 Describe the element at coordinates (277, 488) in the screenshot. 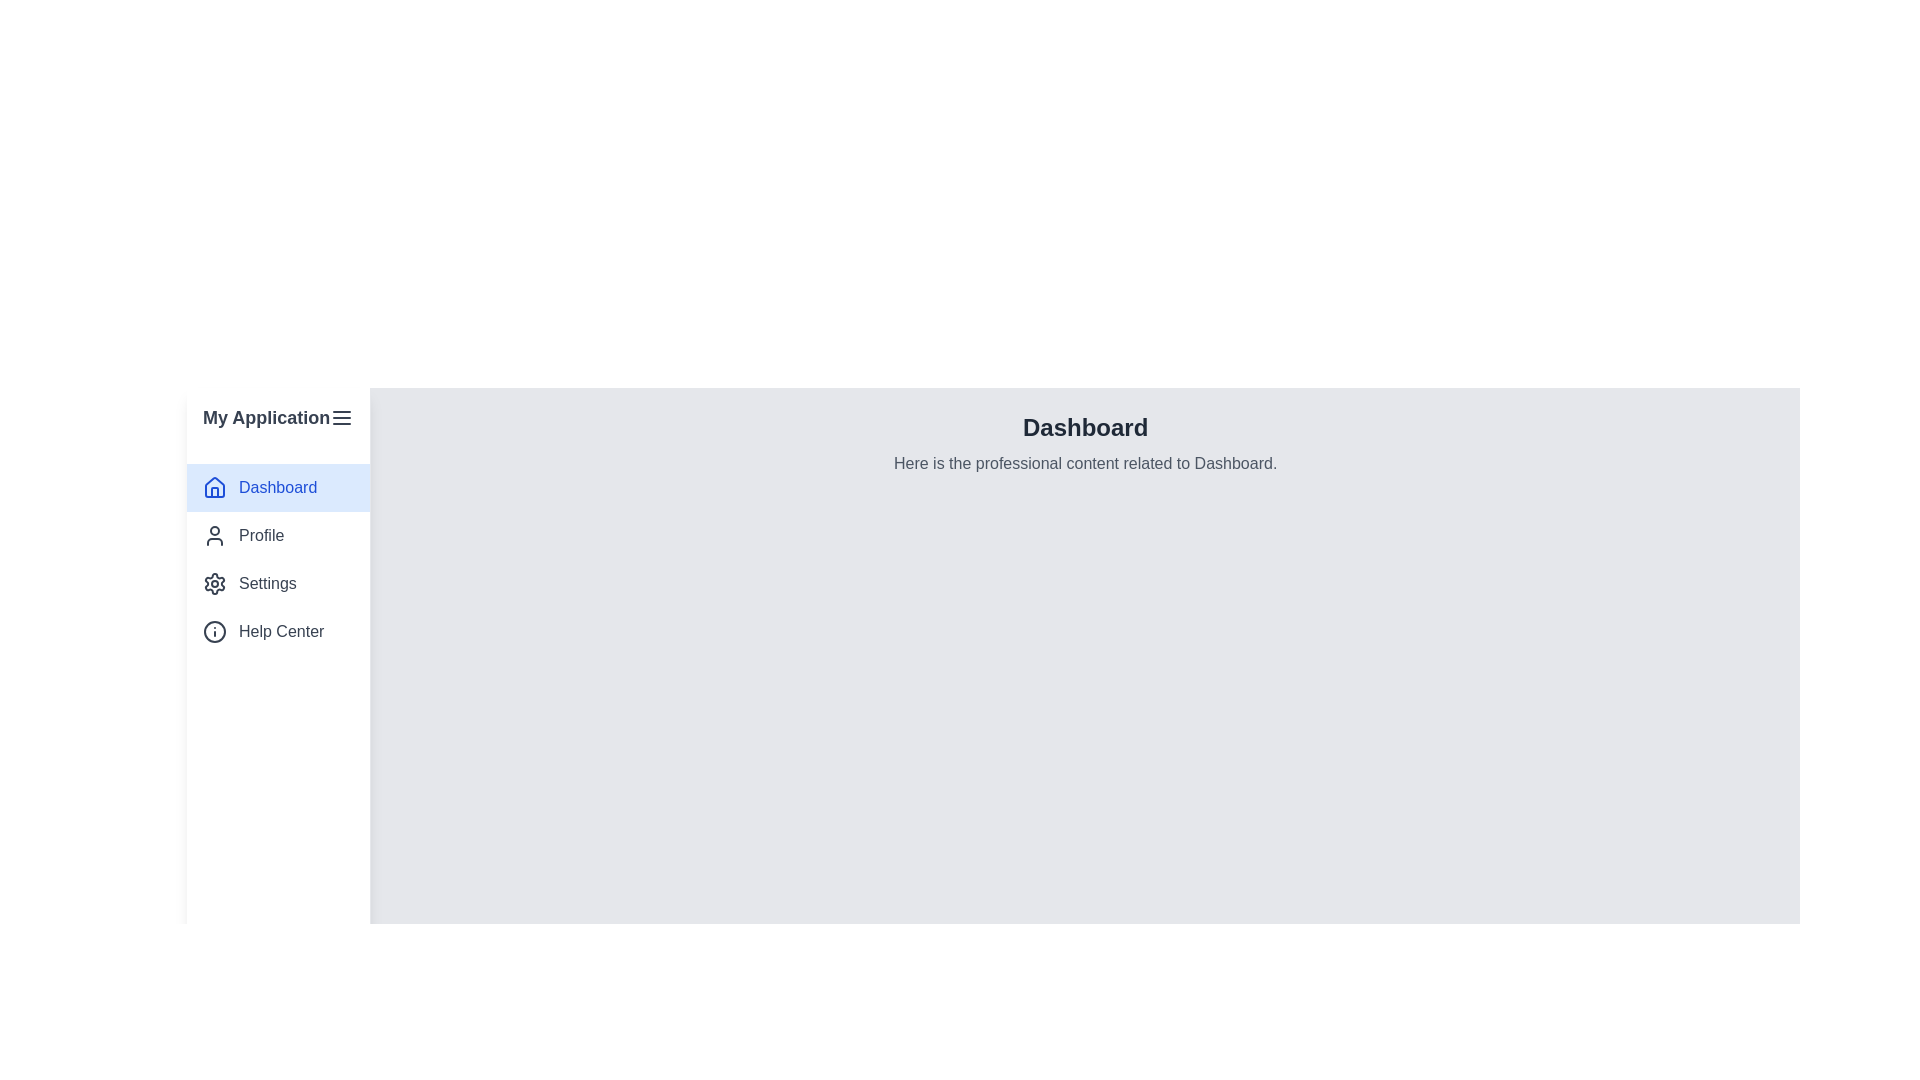

I see `the 'Dashboard' label in the sidebar navigation menu` at that location.